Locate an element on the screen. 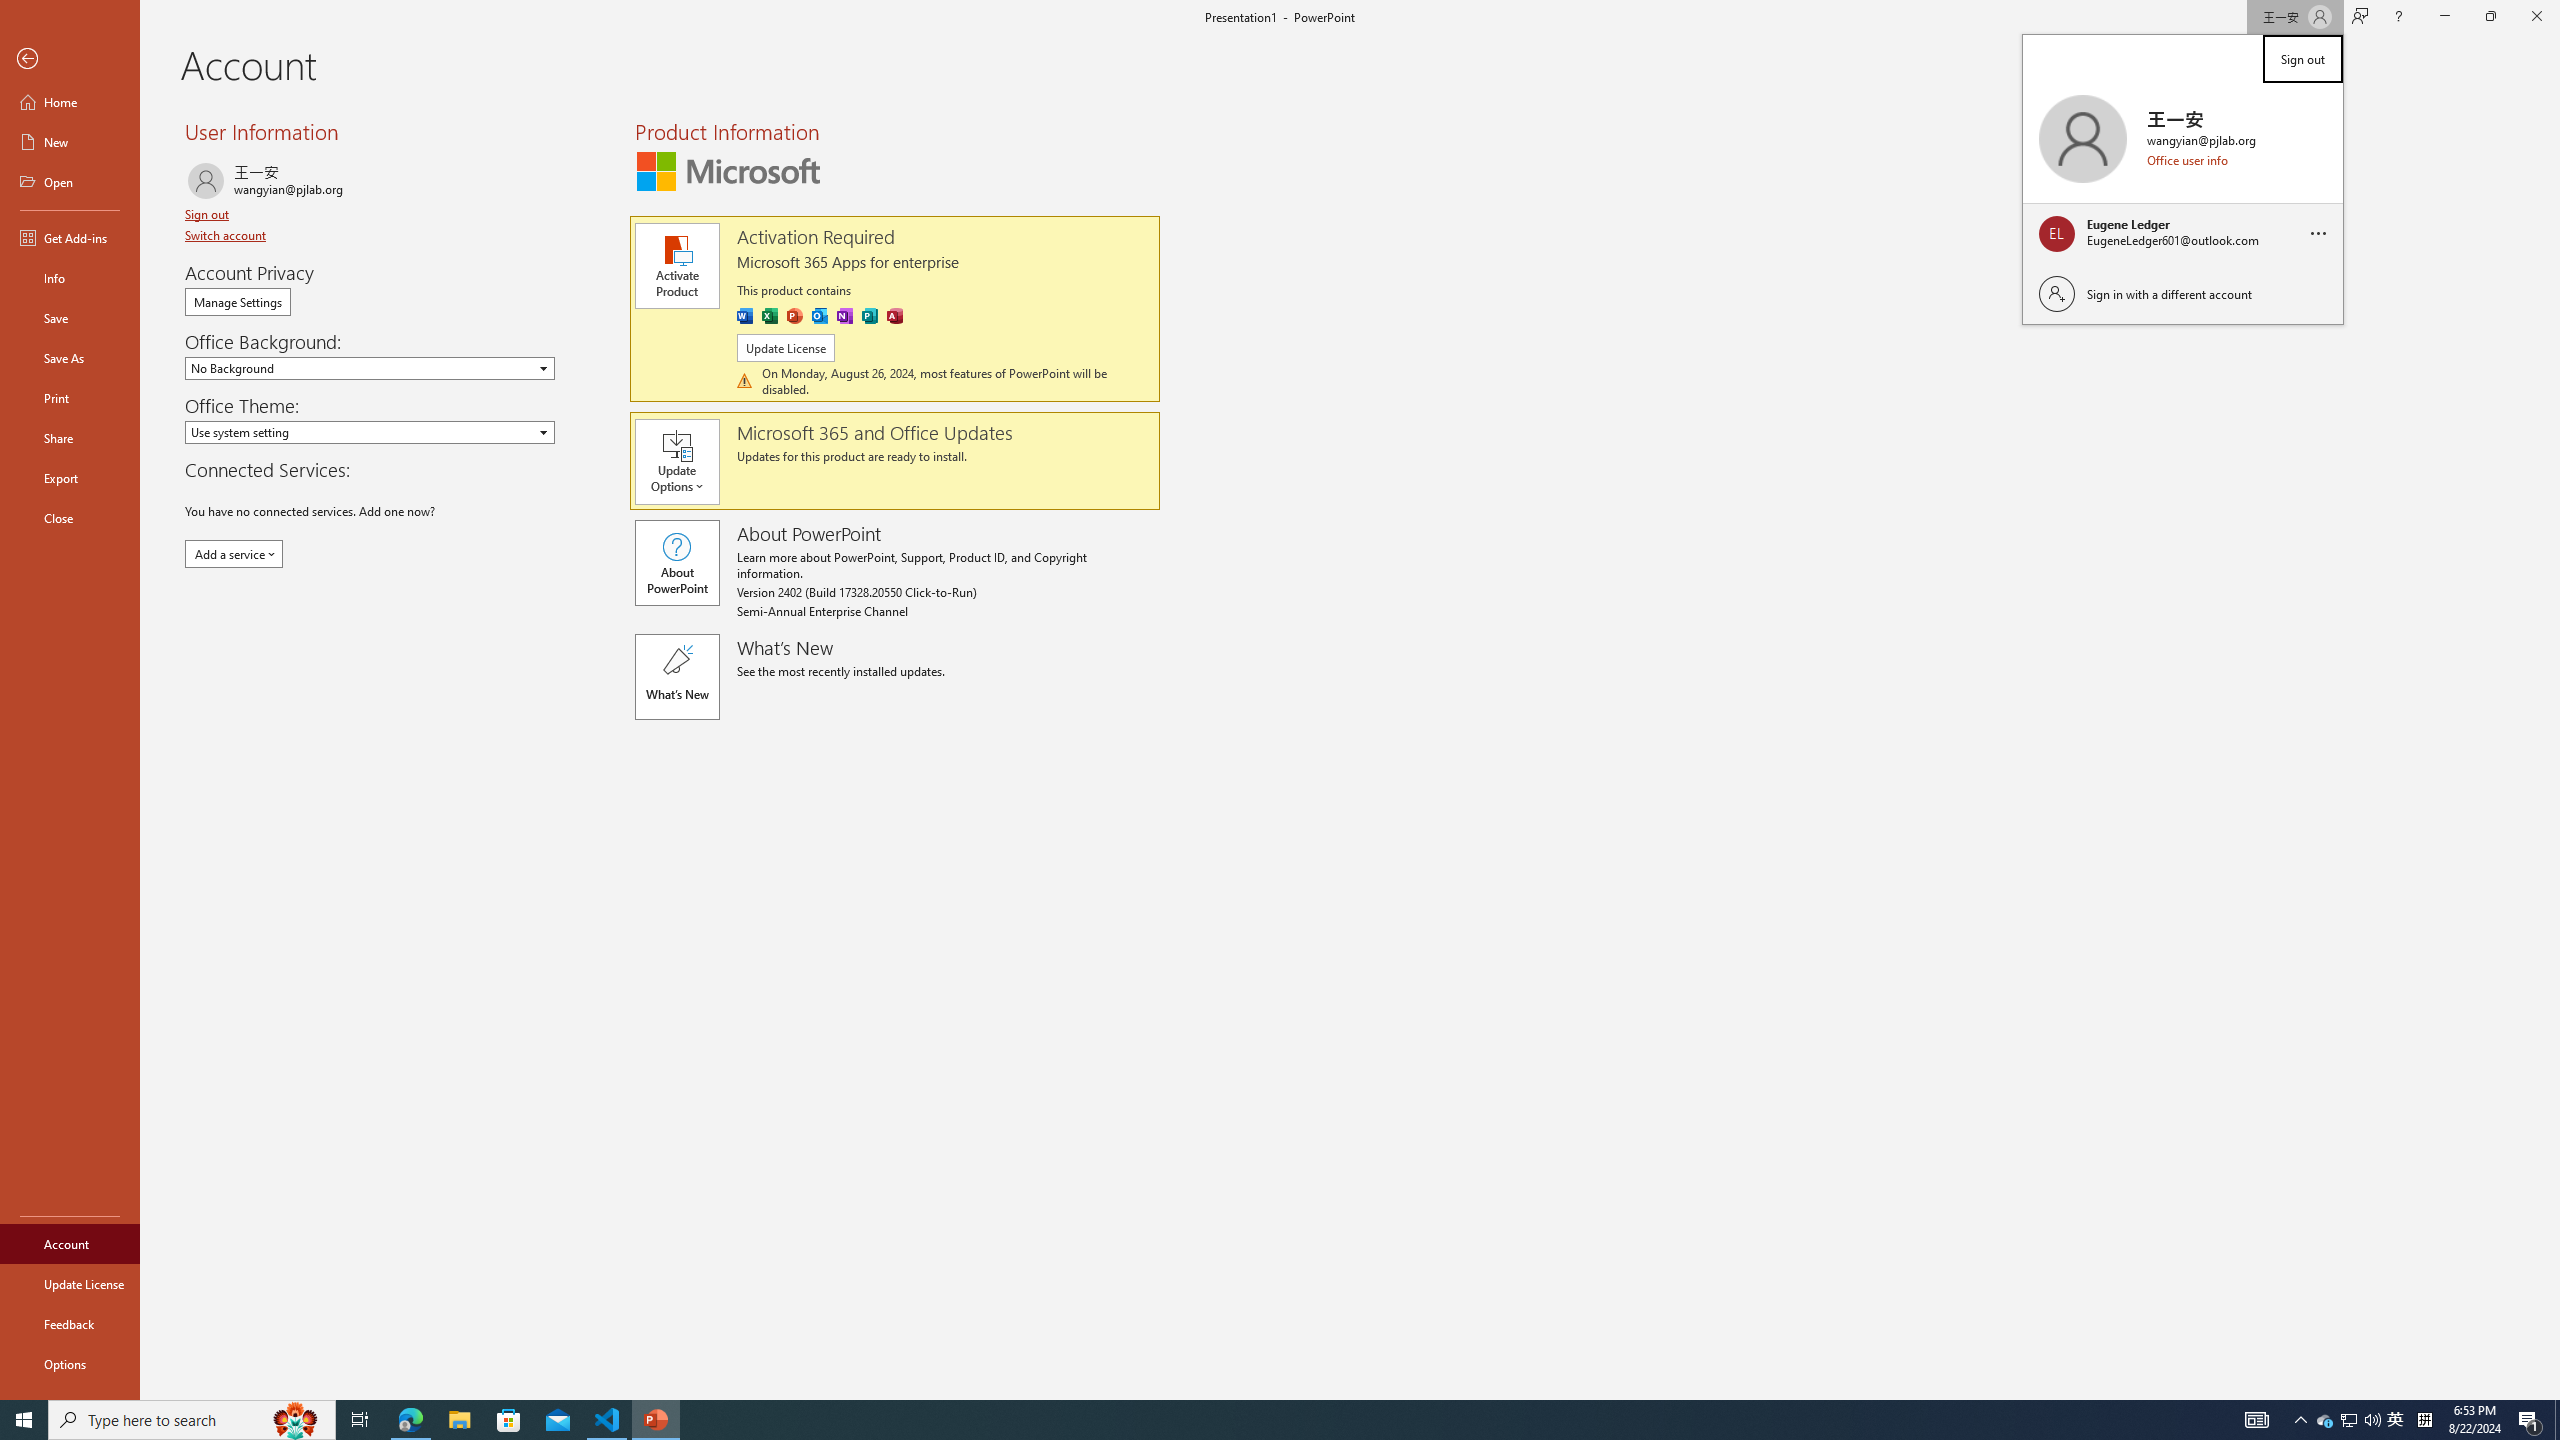 Image resolution: width=2560 pixels, height=1440 pixels. 'Add a service' is located at coordinates (233, 552).